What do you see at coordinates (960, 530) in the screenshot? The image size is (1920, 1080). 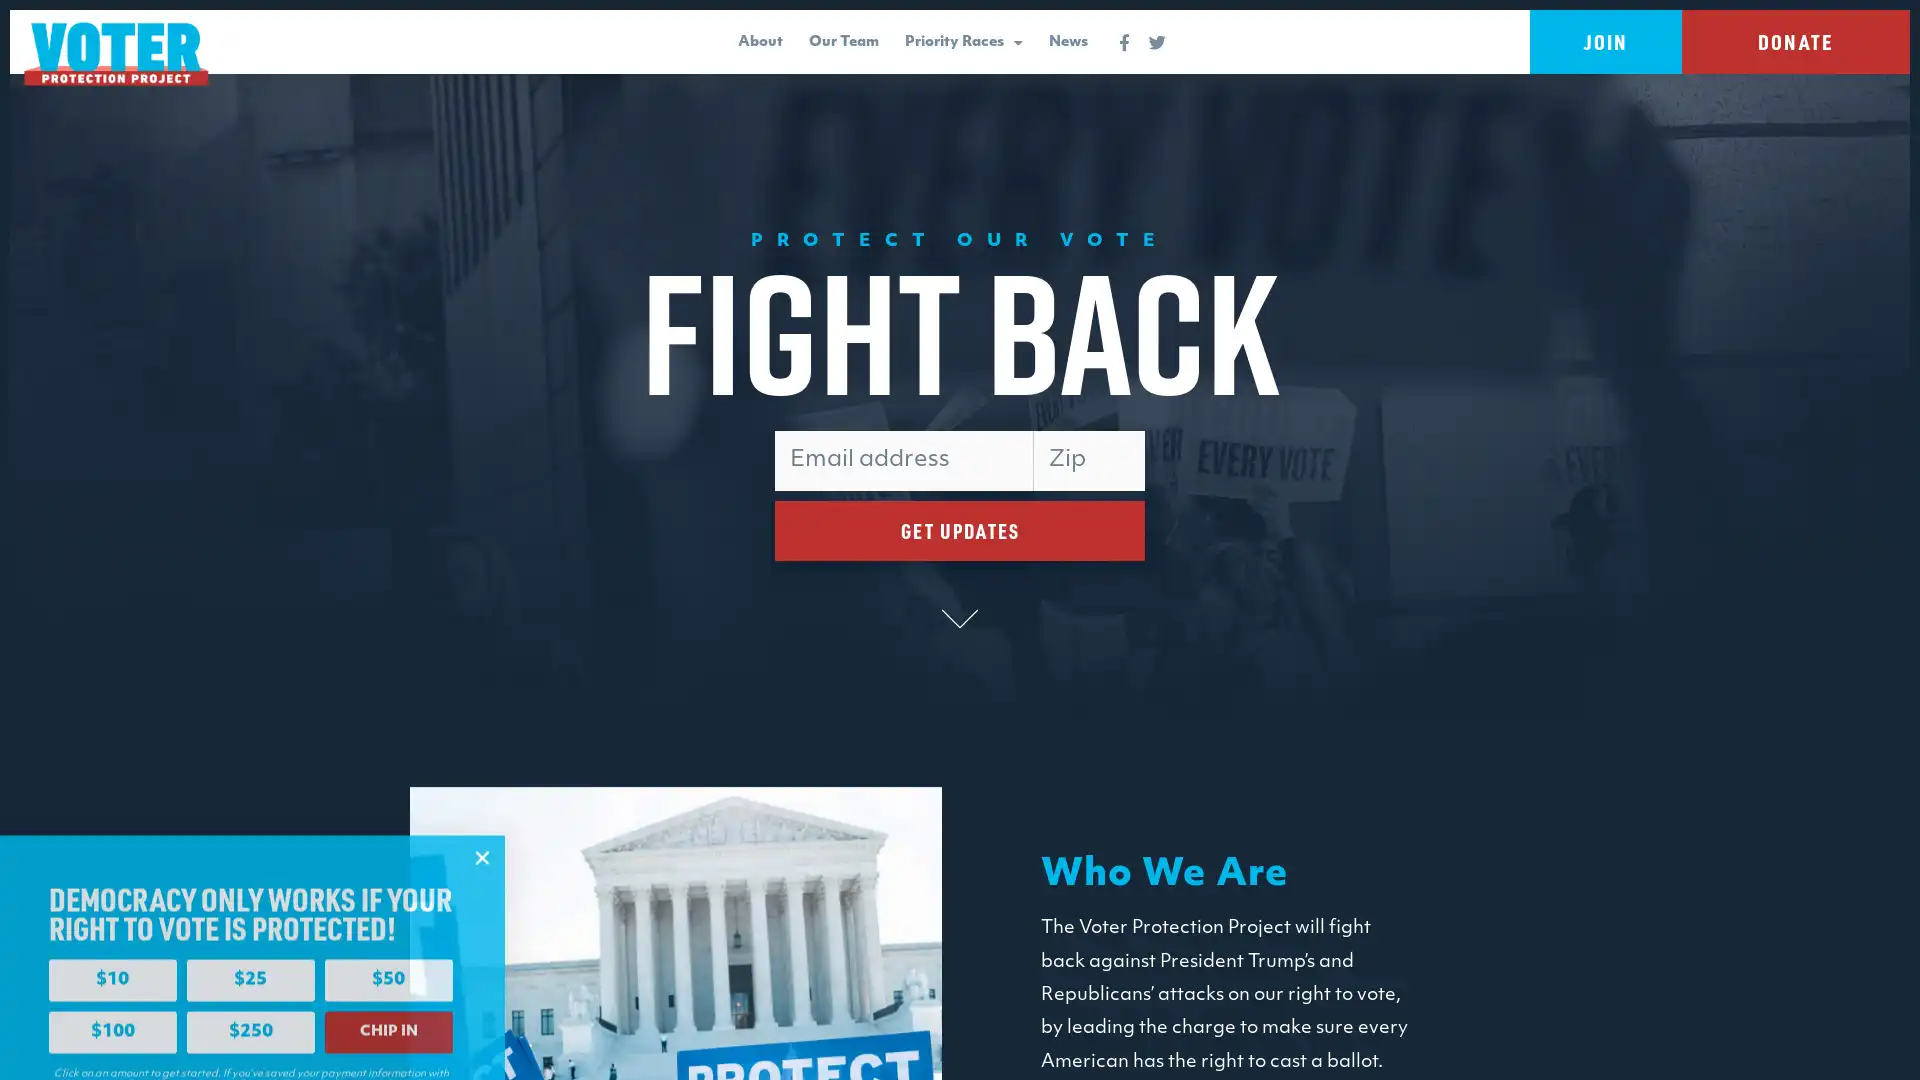 I see `GET UPDATES` at bounding box center [960, 530].